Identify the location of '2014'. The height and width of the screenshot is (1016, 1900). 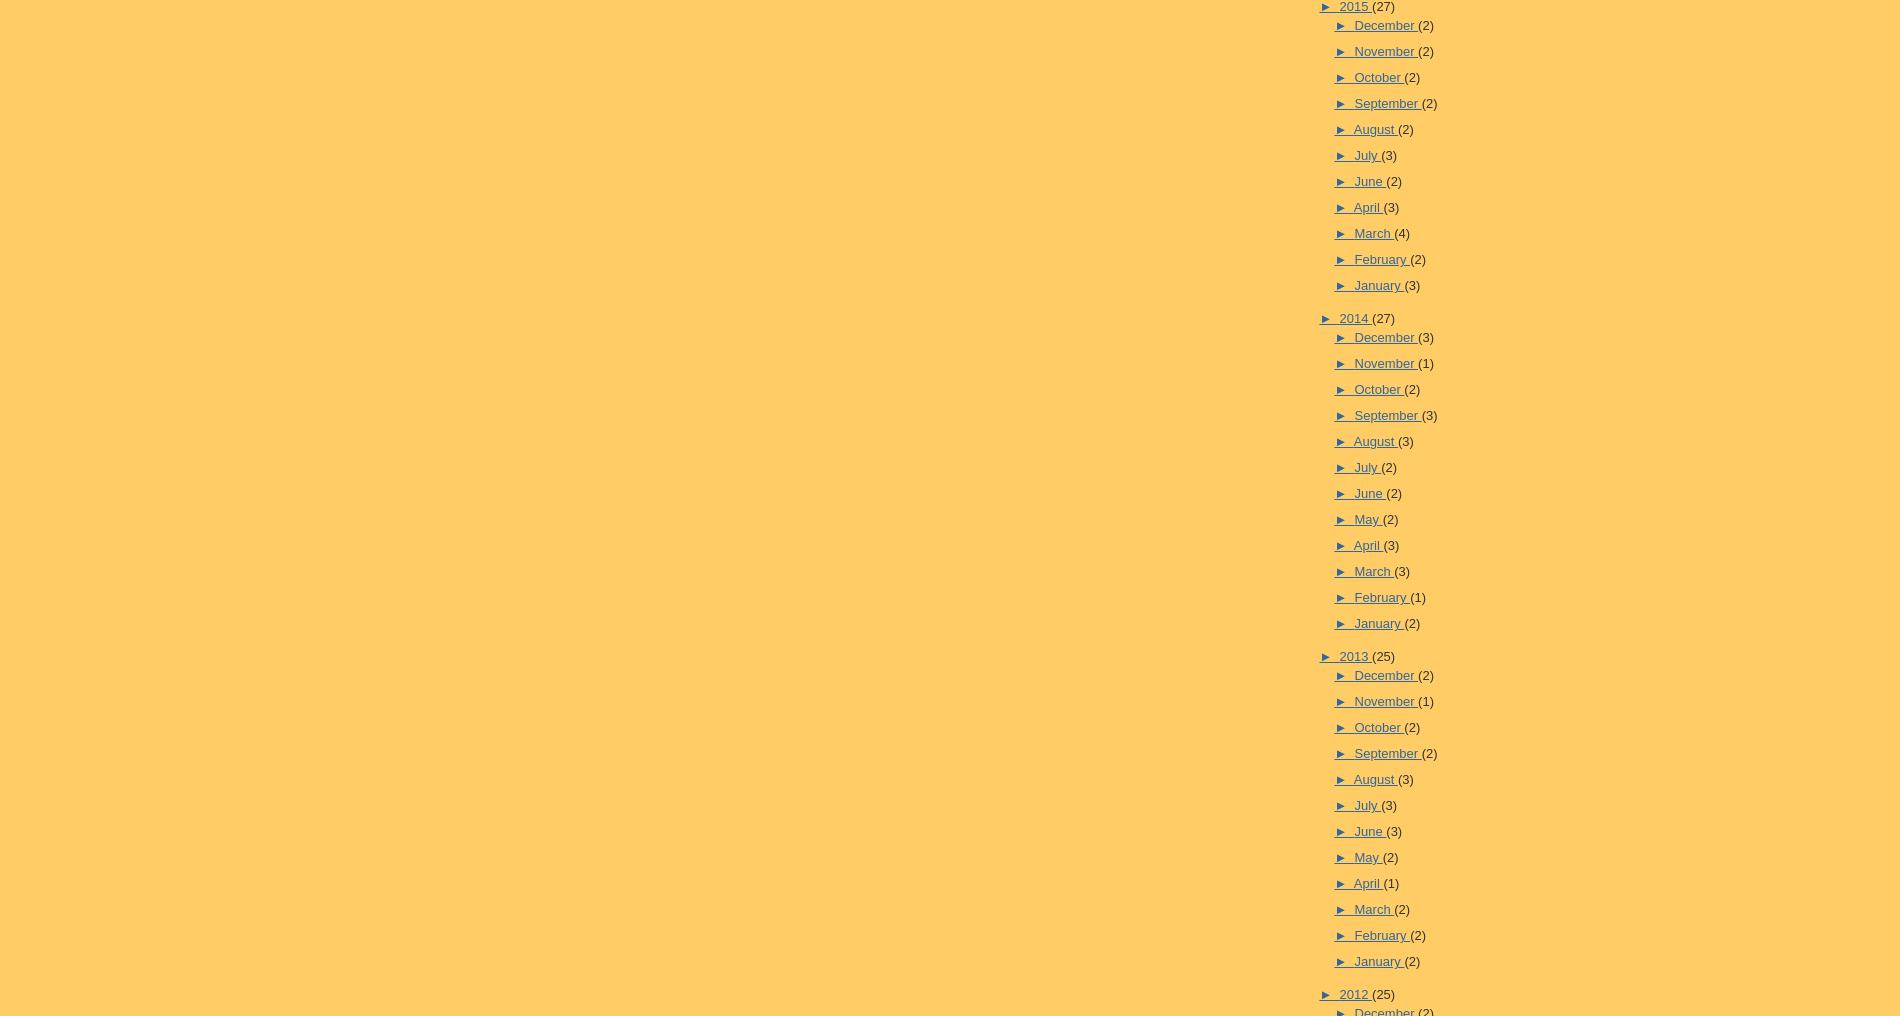
(1354, 316).